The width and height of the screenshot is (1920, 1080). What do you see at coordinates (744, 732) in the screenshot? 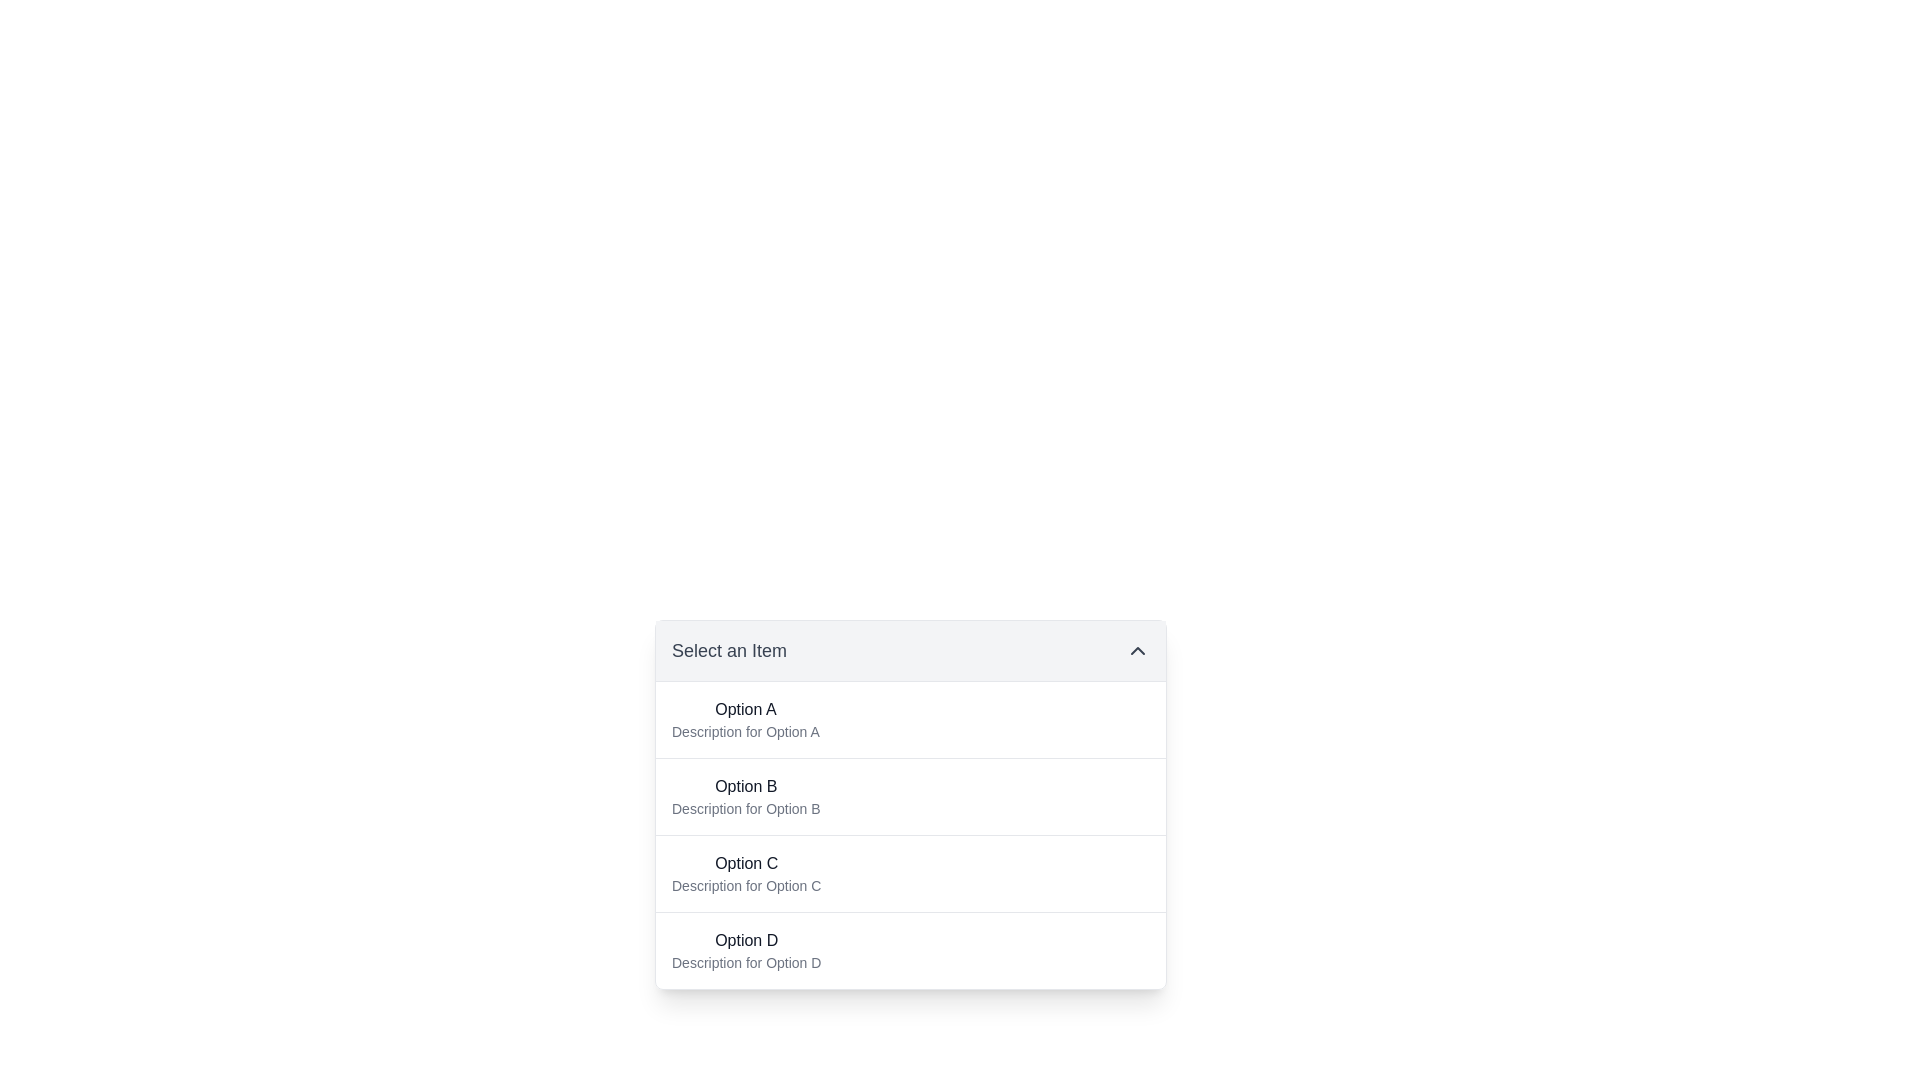
I see `the descriptive text label for 'Option A' located directly below the text 'Option A' in the dropdown menu under the title 'Select an Item'` at bounding box center [744, 732].